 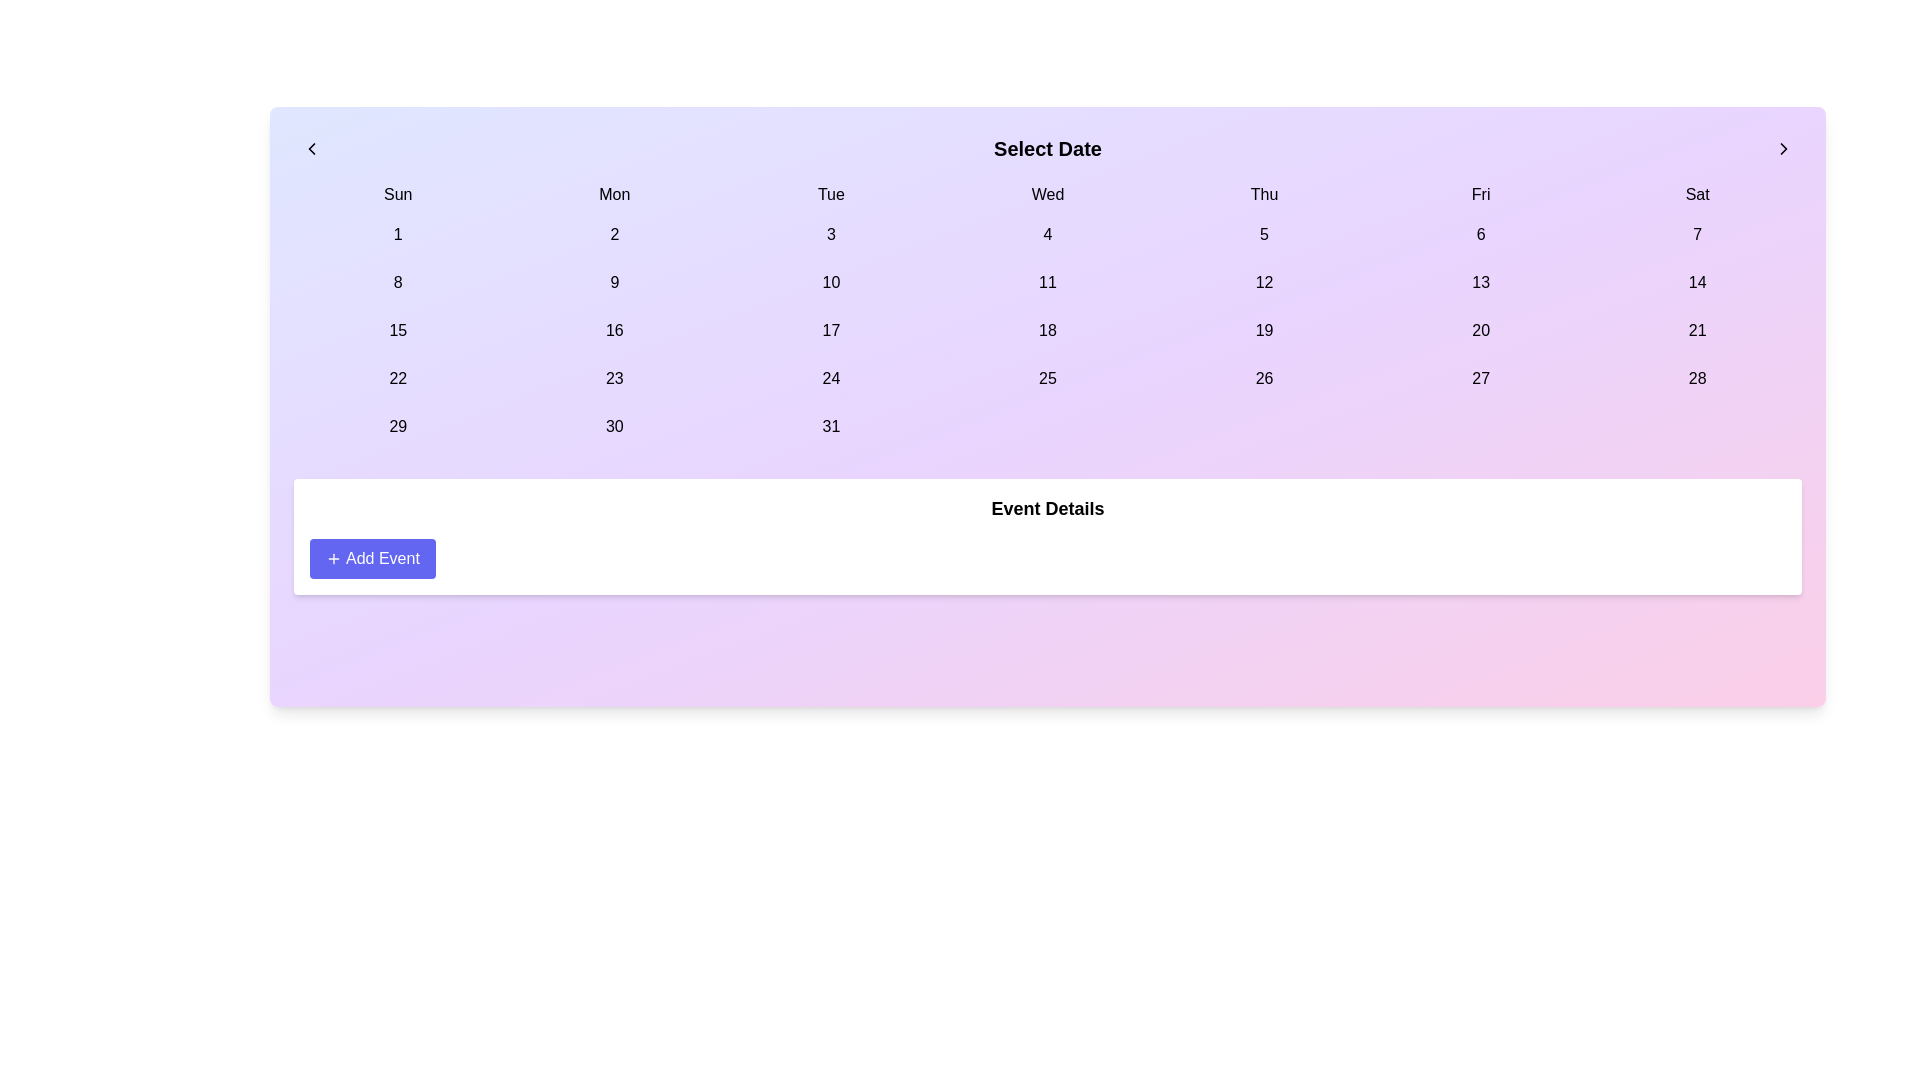 What do you see at coordinates (398, 282) in the screenshot?
I see `the date selection button representing the date '8' in the calendar, located in the second row, first column under 'Sun'` at bounding box center [398, 282].